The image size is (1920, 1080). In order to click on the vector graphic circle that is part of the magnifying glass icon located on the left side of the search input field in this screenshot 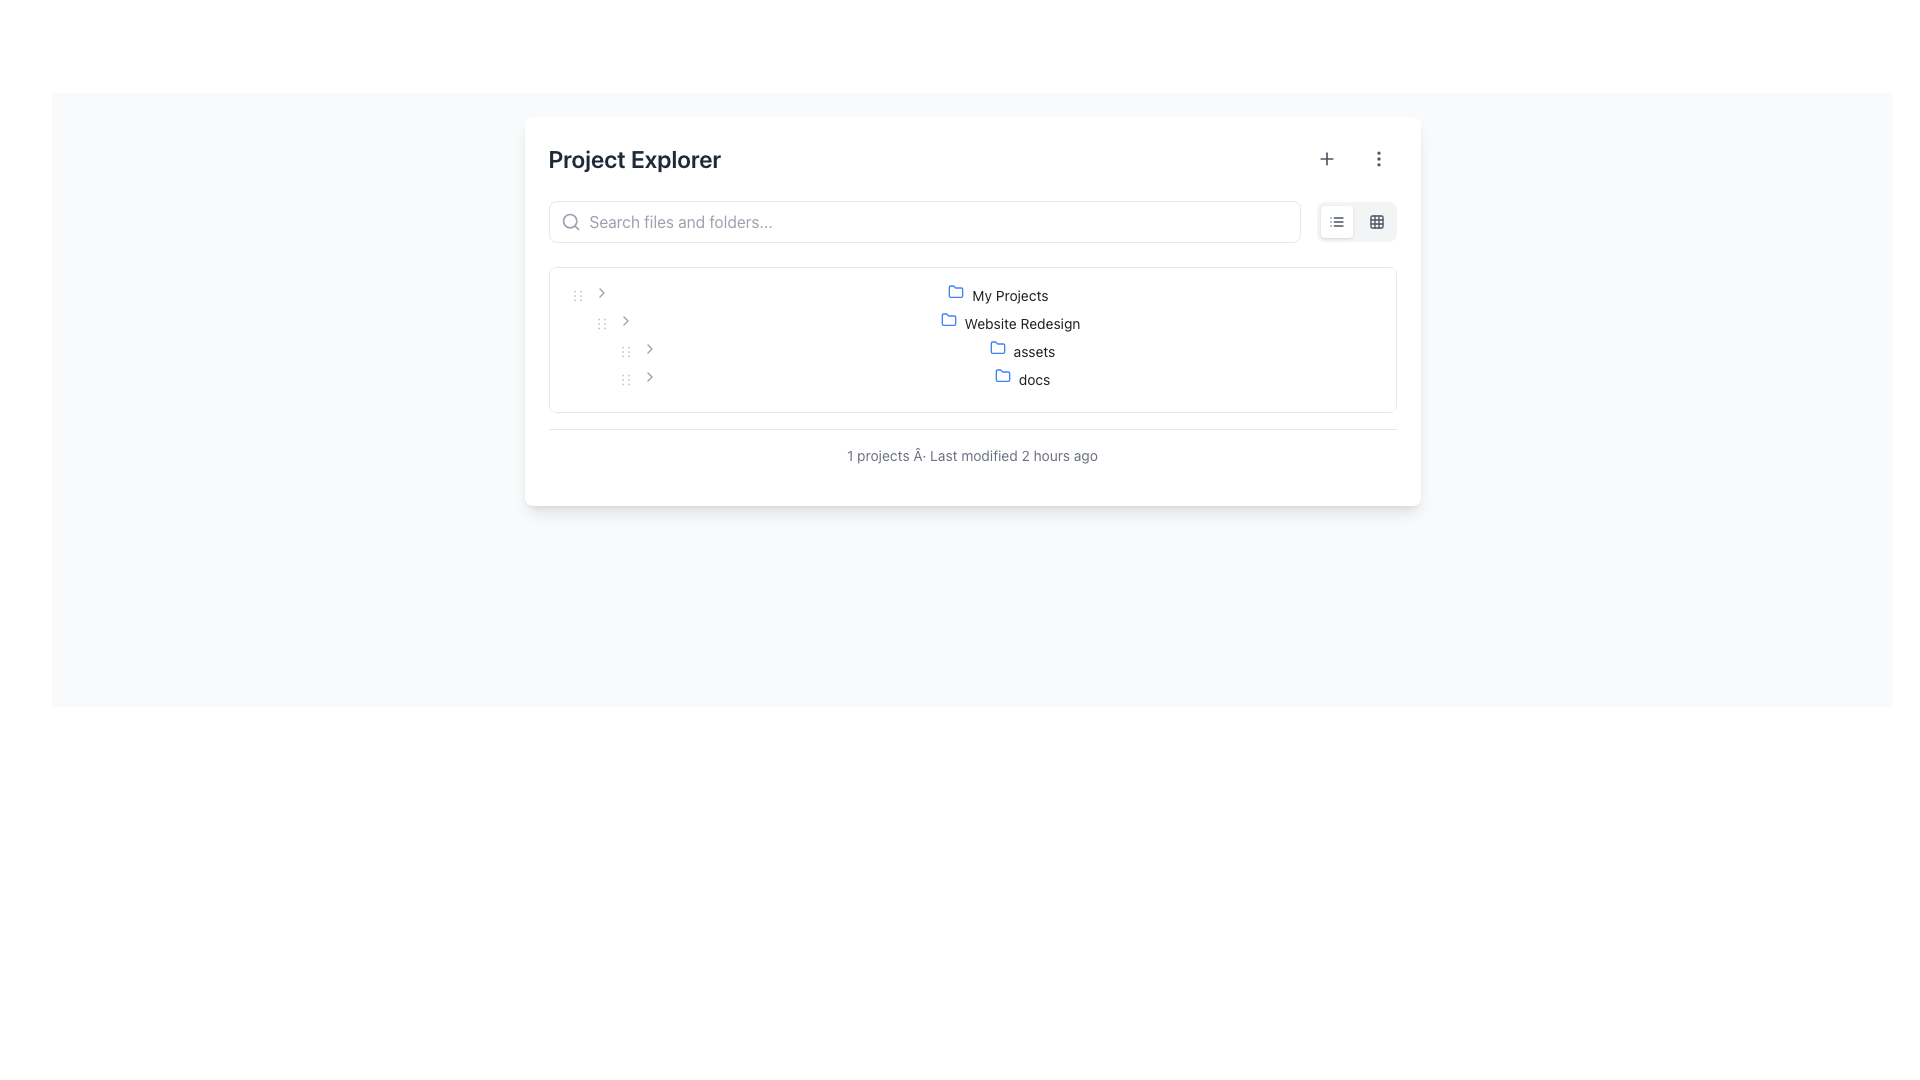, I will do `click(568, 221)`.